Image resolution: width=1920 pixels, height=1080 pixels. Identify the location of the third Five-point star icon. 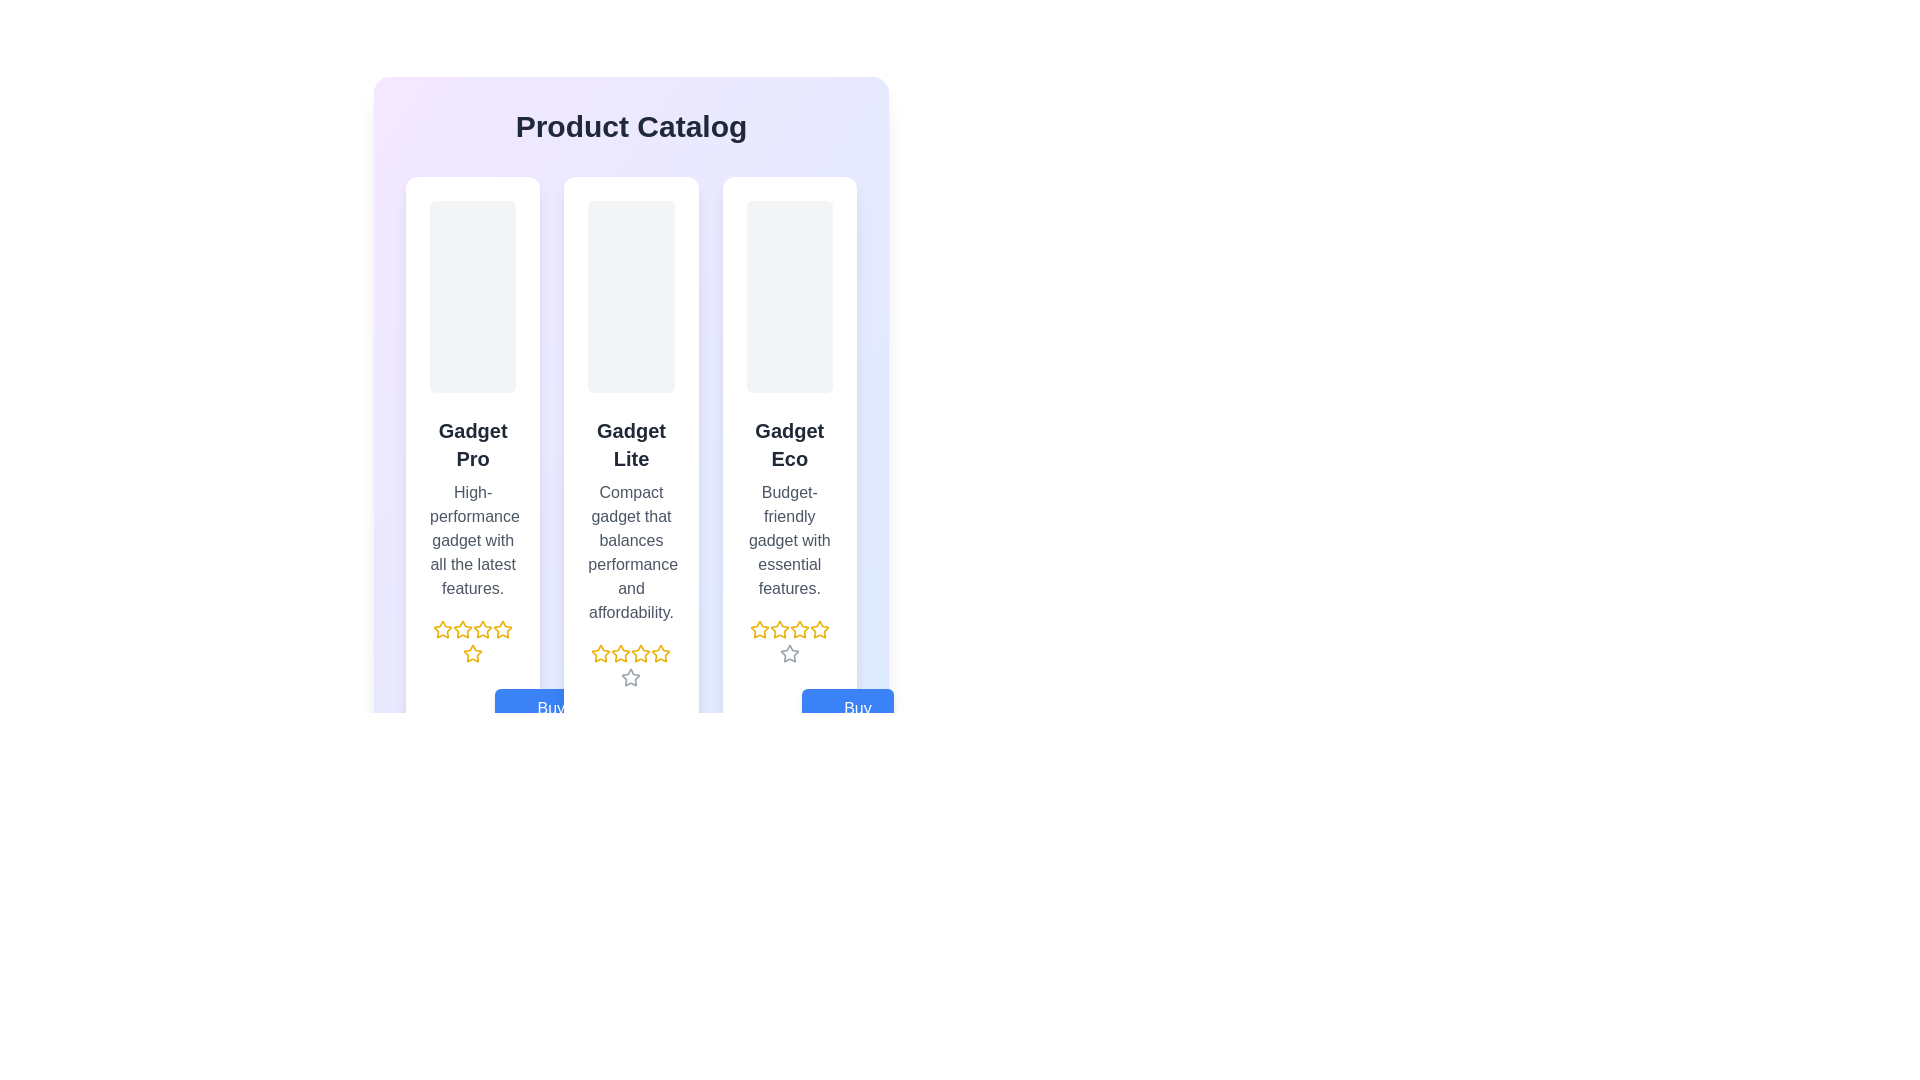
(641, 653).